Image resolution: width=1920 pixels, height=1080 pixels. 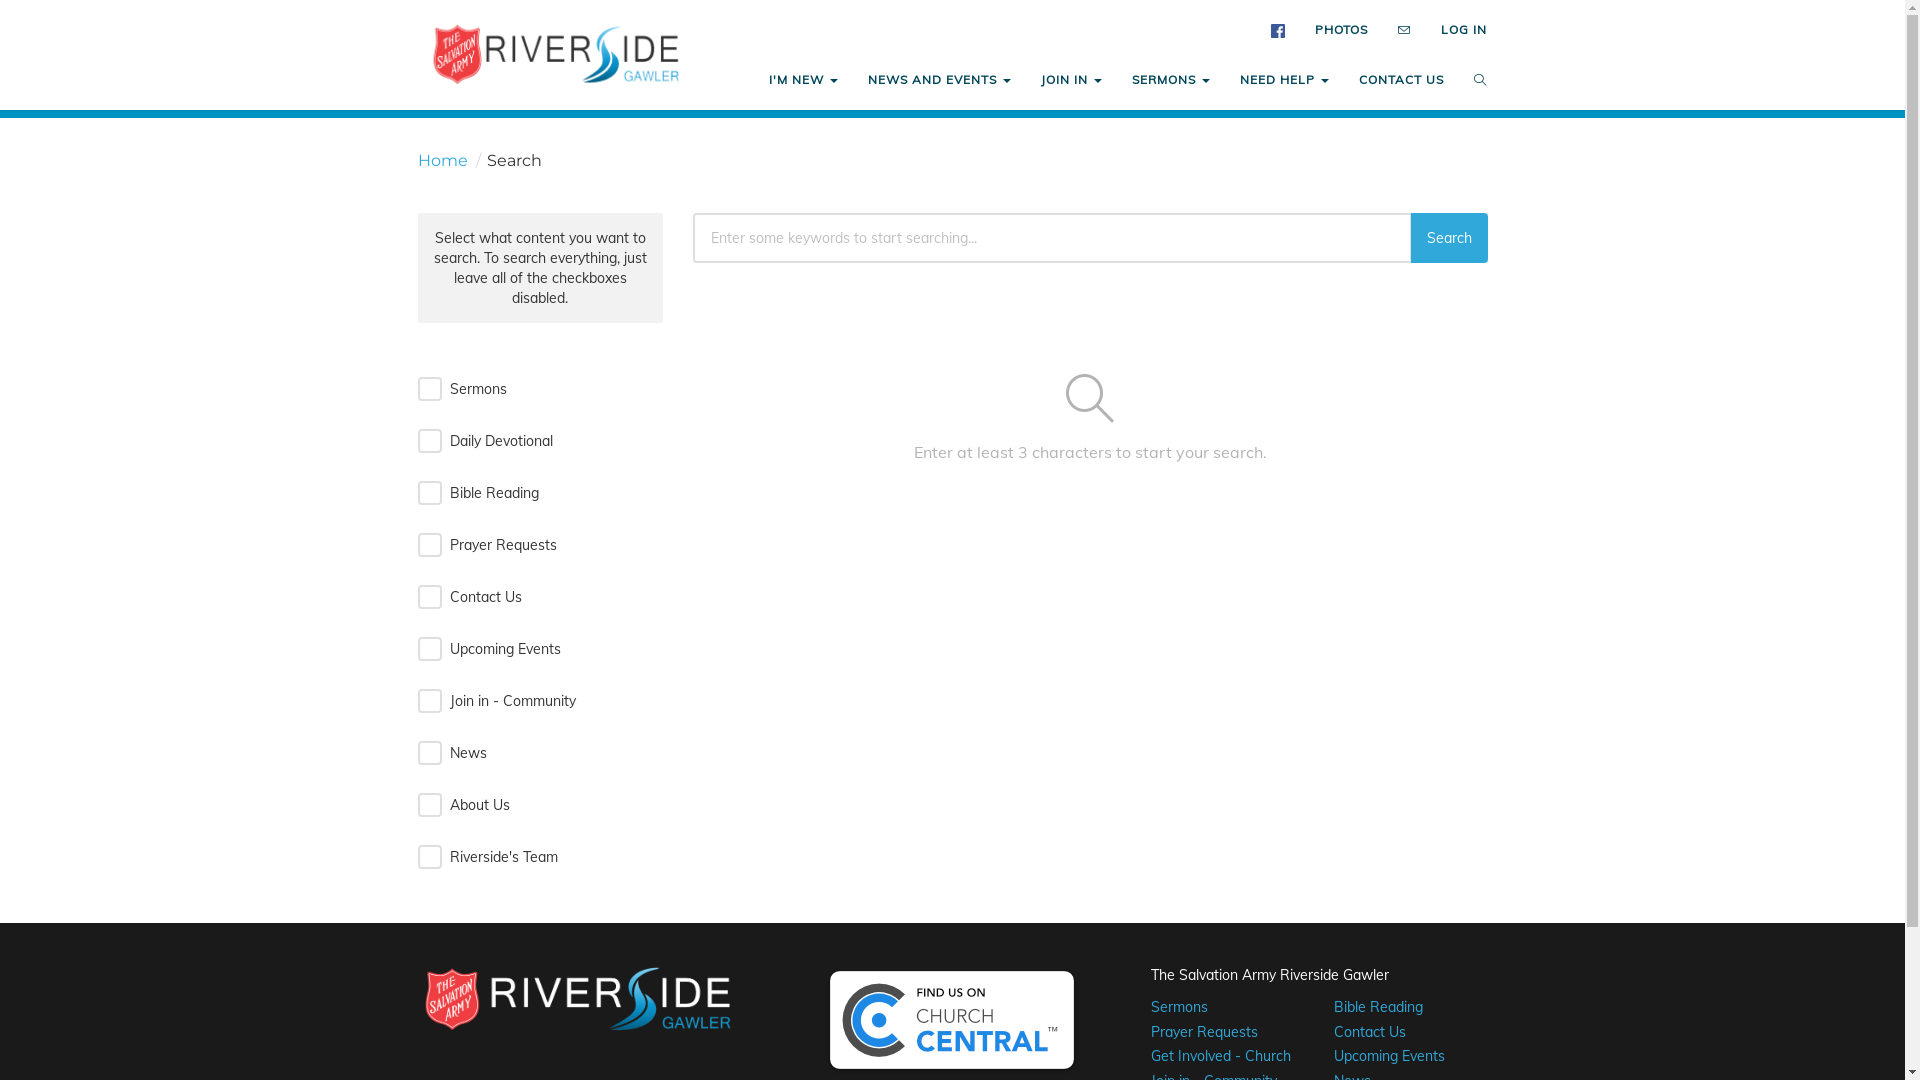 What do you see at coordinates (1070, 79) in the screenshot?
I see `'JOIN IN'` at bounding box center [1070, 79].